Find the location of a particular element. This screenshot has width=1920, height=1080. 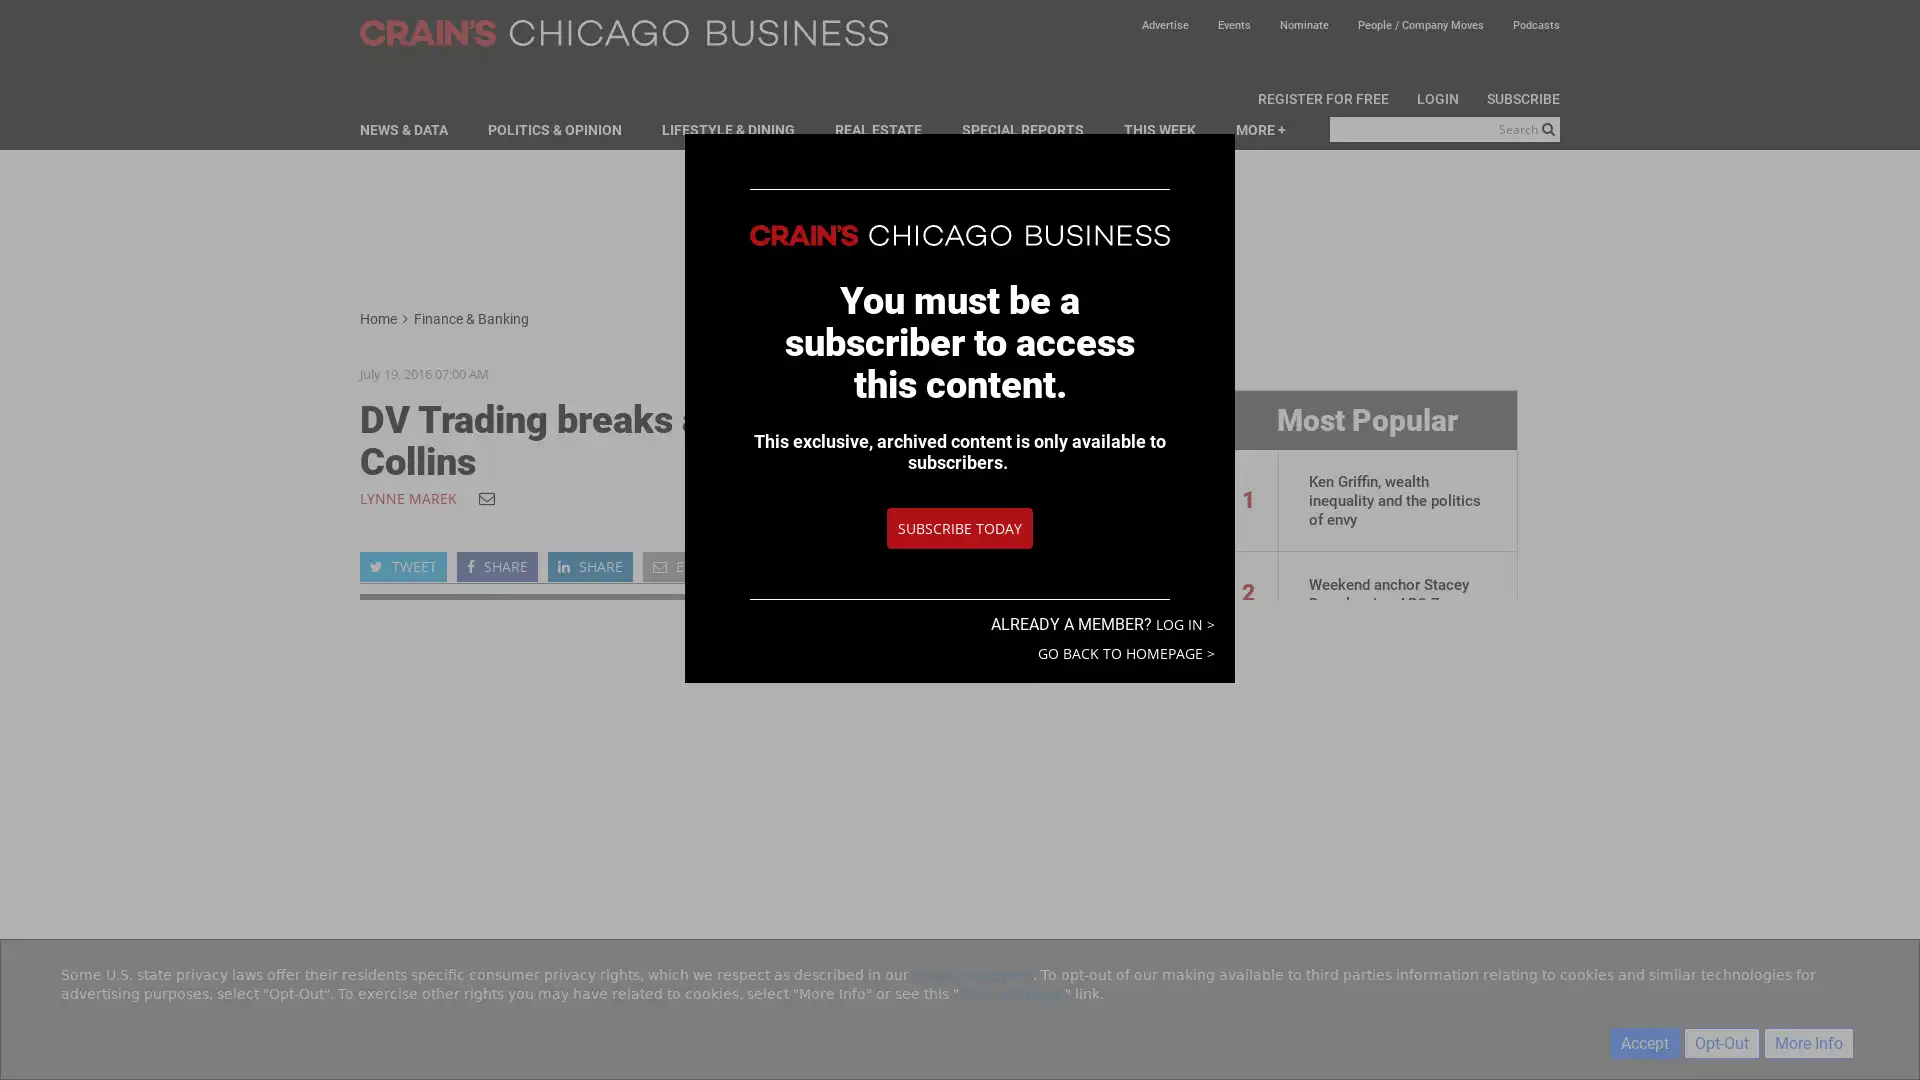

Opt-Out is located at coordinates (1721, 1042).